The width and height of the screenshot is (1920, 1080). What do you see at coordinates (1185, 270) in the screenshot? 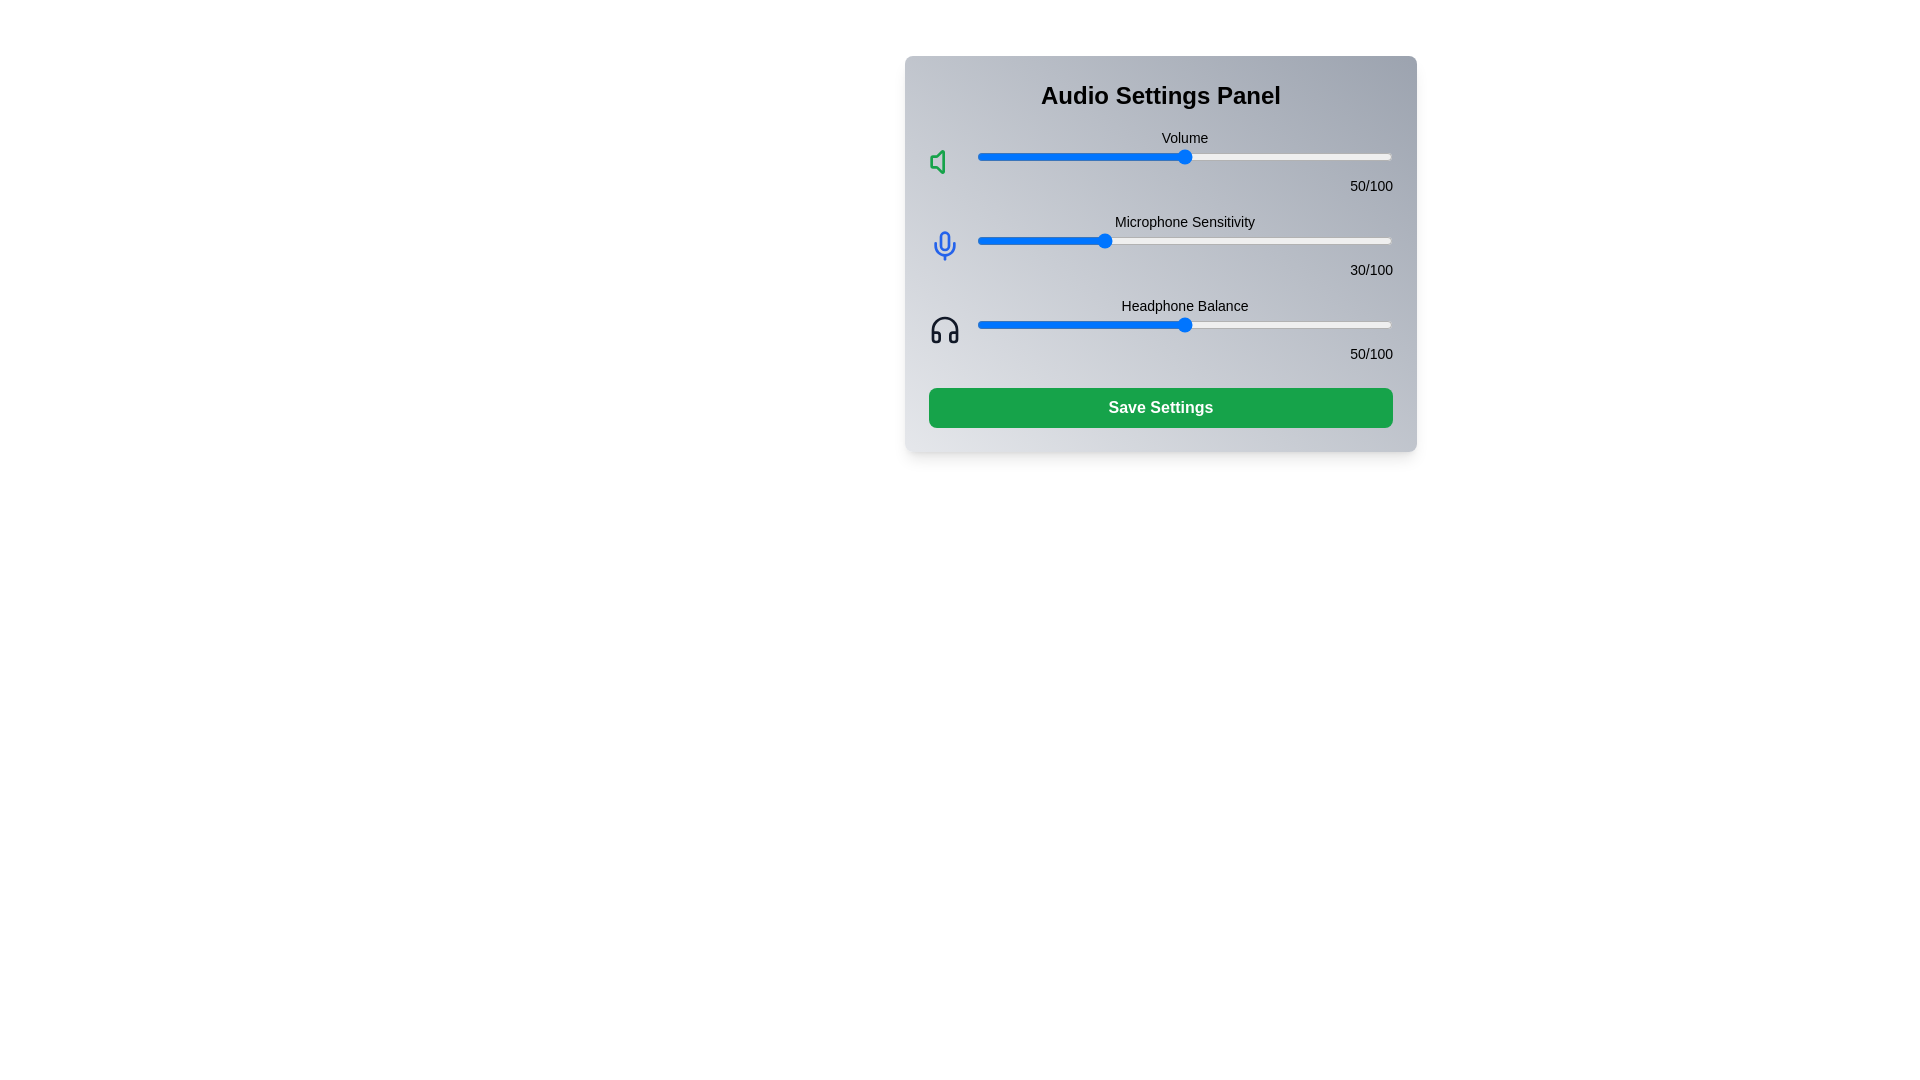
I see `the static text label displaying '30/100' located in the 'Microphone Sensitivity' section, aligned to the right of the horizontal slider` at bounding box center [1185, 270].